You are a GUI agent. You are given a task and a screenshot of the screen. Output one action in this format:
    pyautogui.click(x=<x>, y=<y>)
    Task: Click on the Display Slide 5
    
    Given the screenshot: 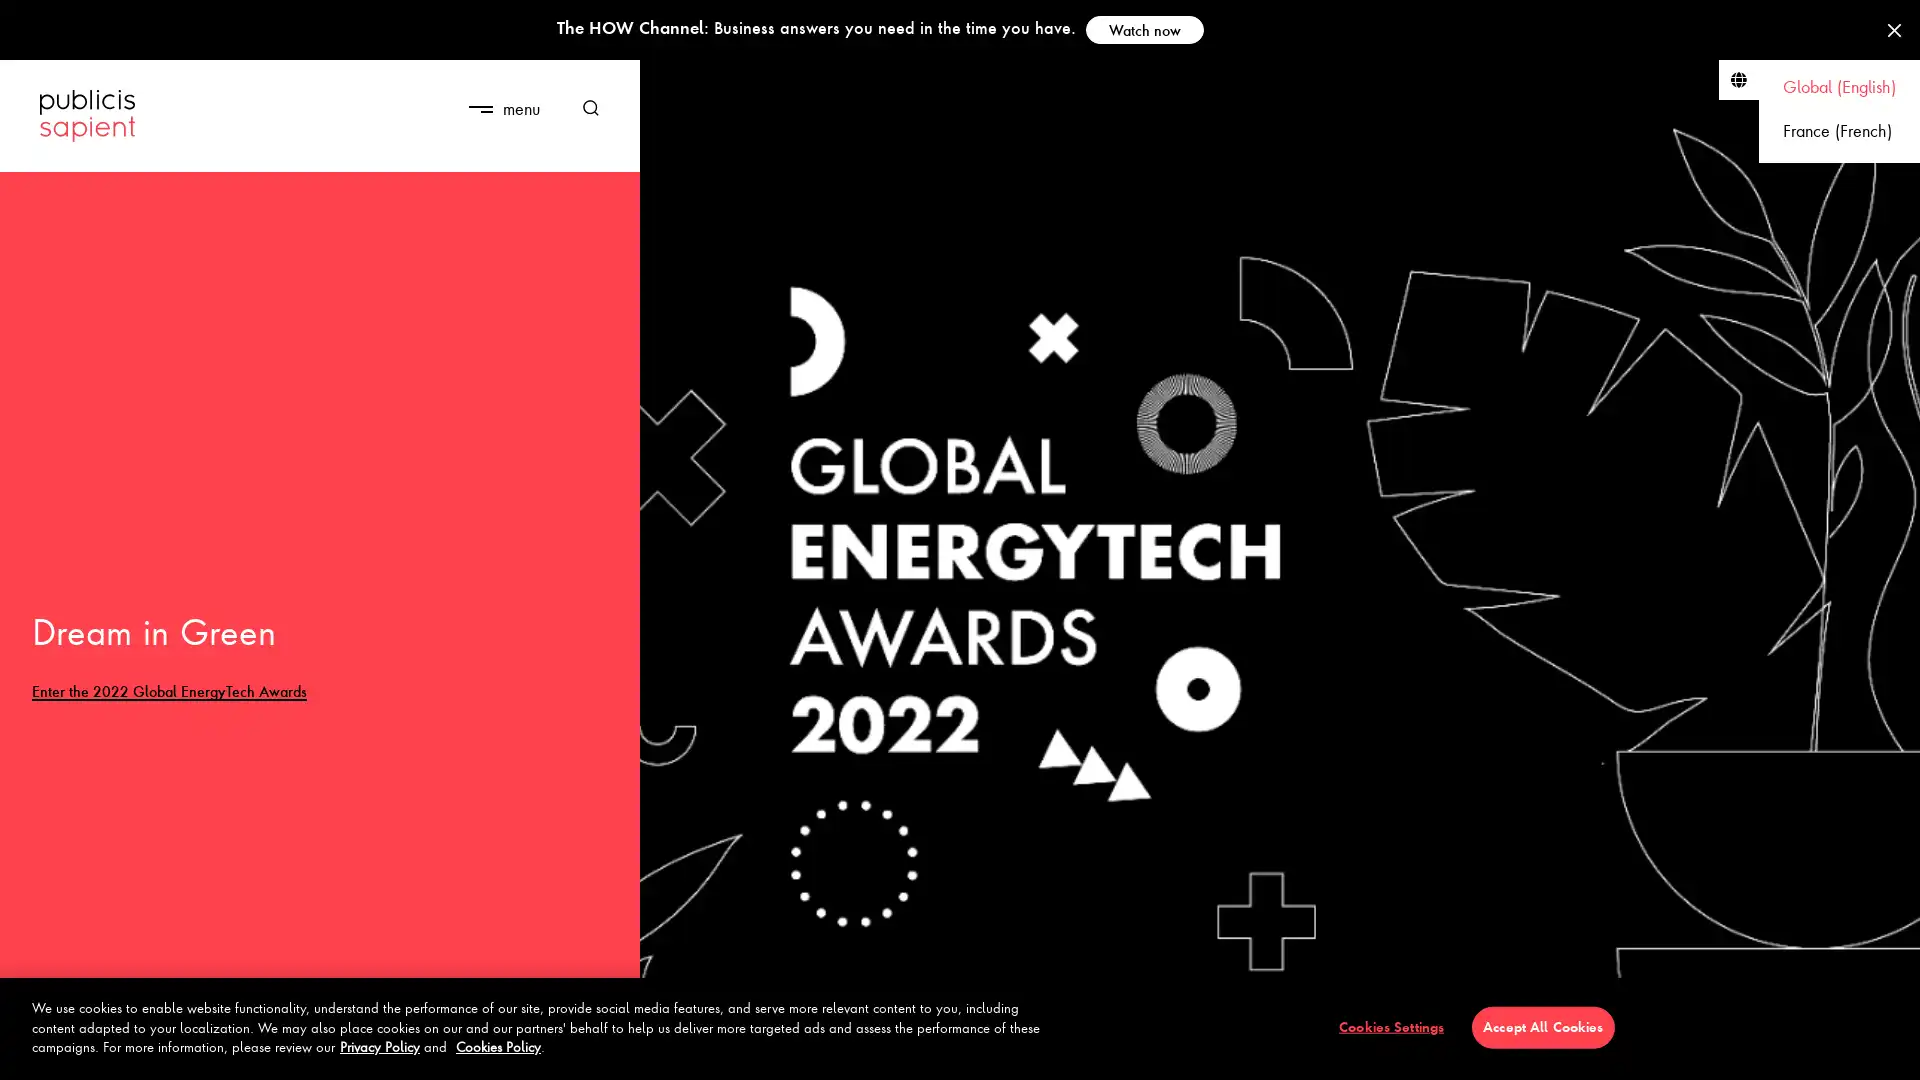 What is the action you would take?
    pyautogui.click(x=177, y=1052)
    